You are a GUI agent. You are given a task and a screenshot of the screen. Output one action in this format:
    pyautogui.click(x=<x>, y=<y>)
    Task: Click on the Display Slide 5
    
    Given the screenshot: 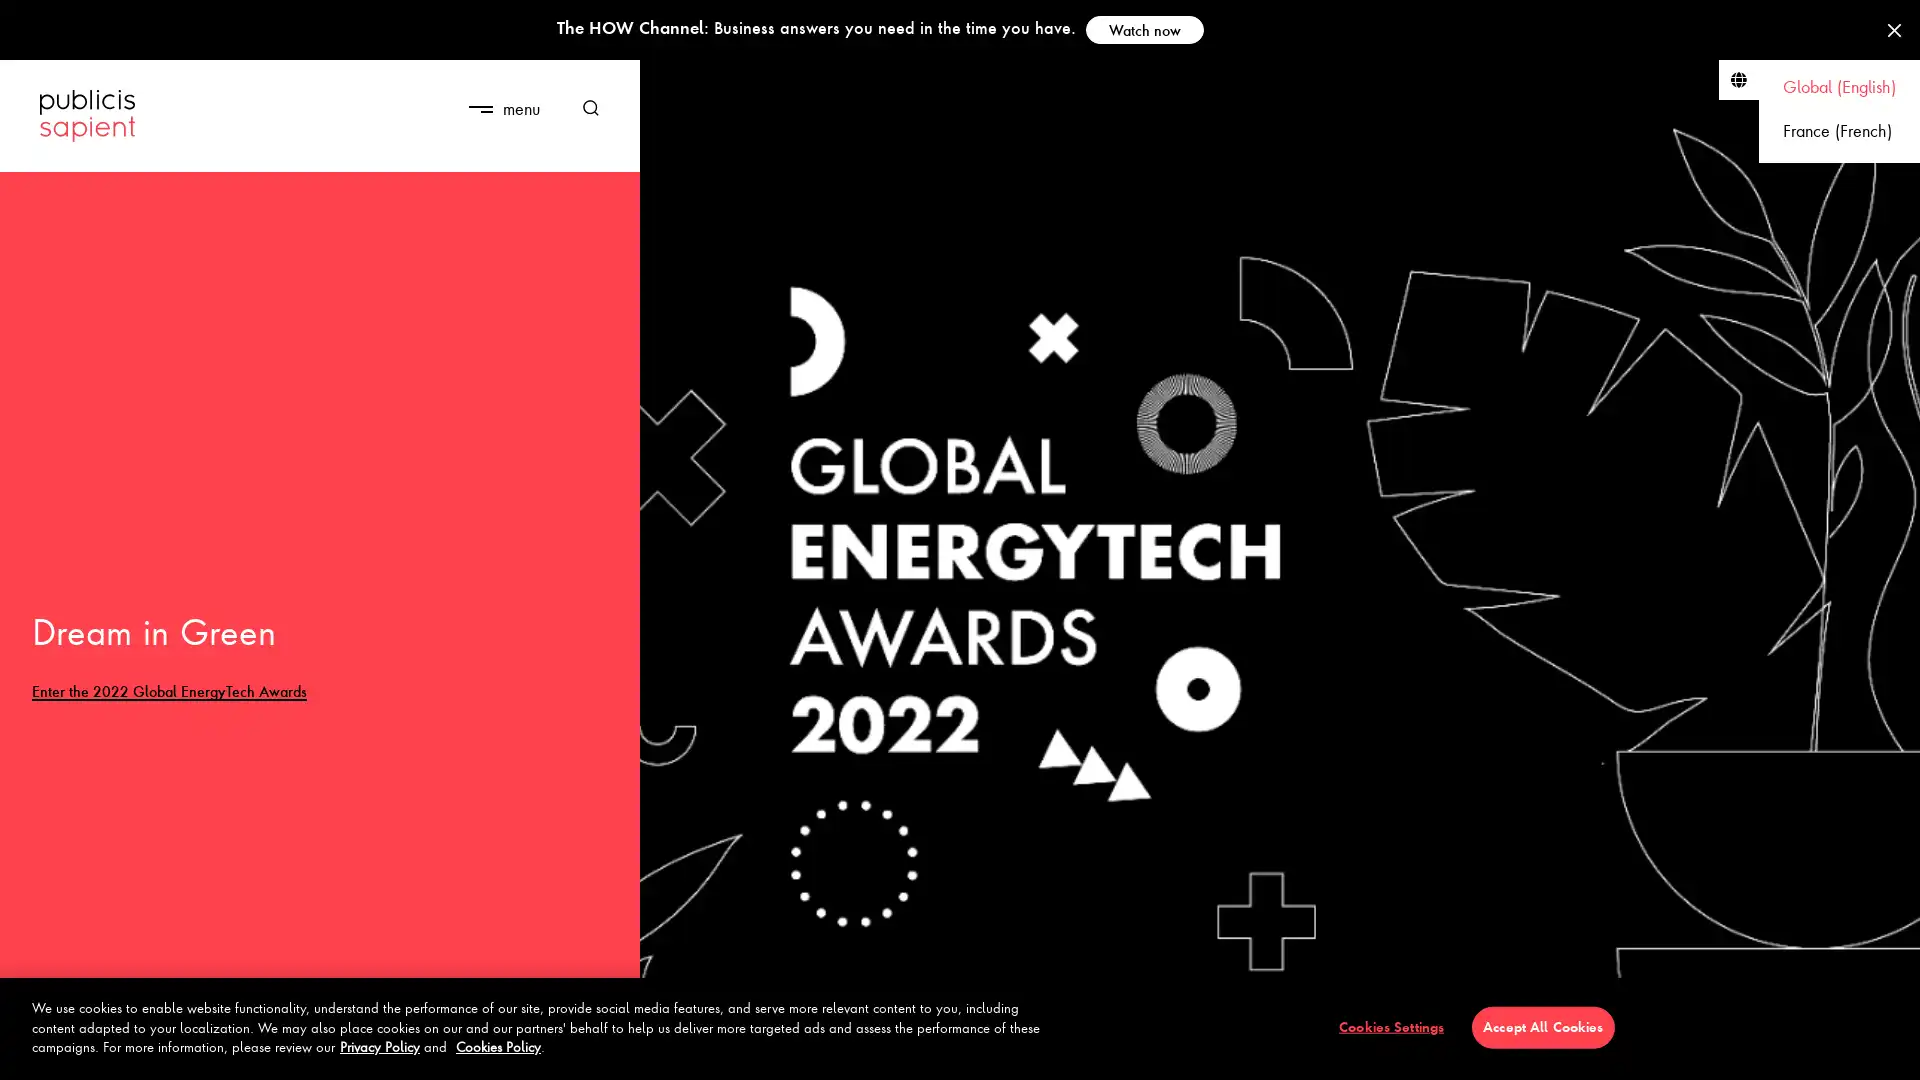 What is the action you would take?
    pyautogui.click(x=177, y=1052)
    